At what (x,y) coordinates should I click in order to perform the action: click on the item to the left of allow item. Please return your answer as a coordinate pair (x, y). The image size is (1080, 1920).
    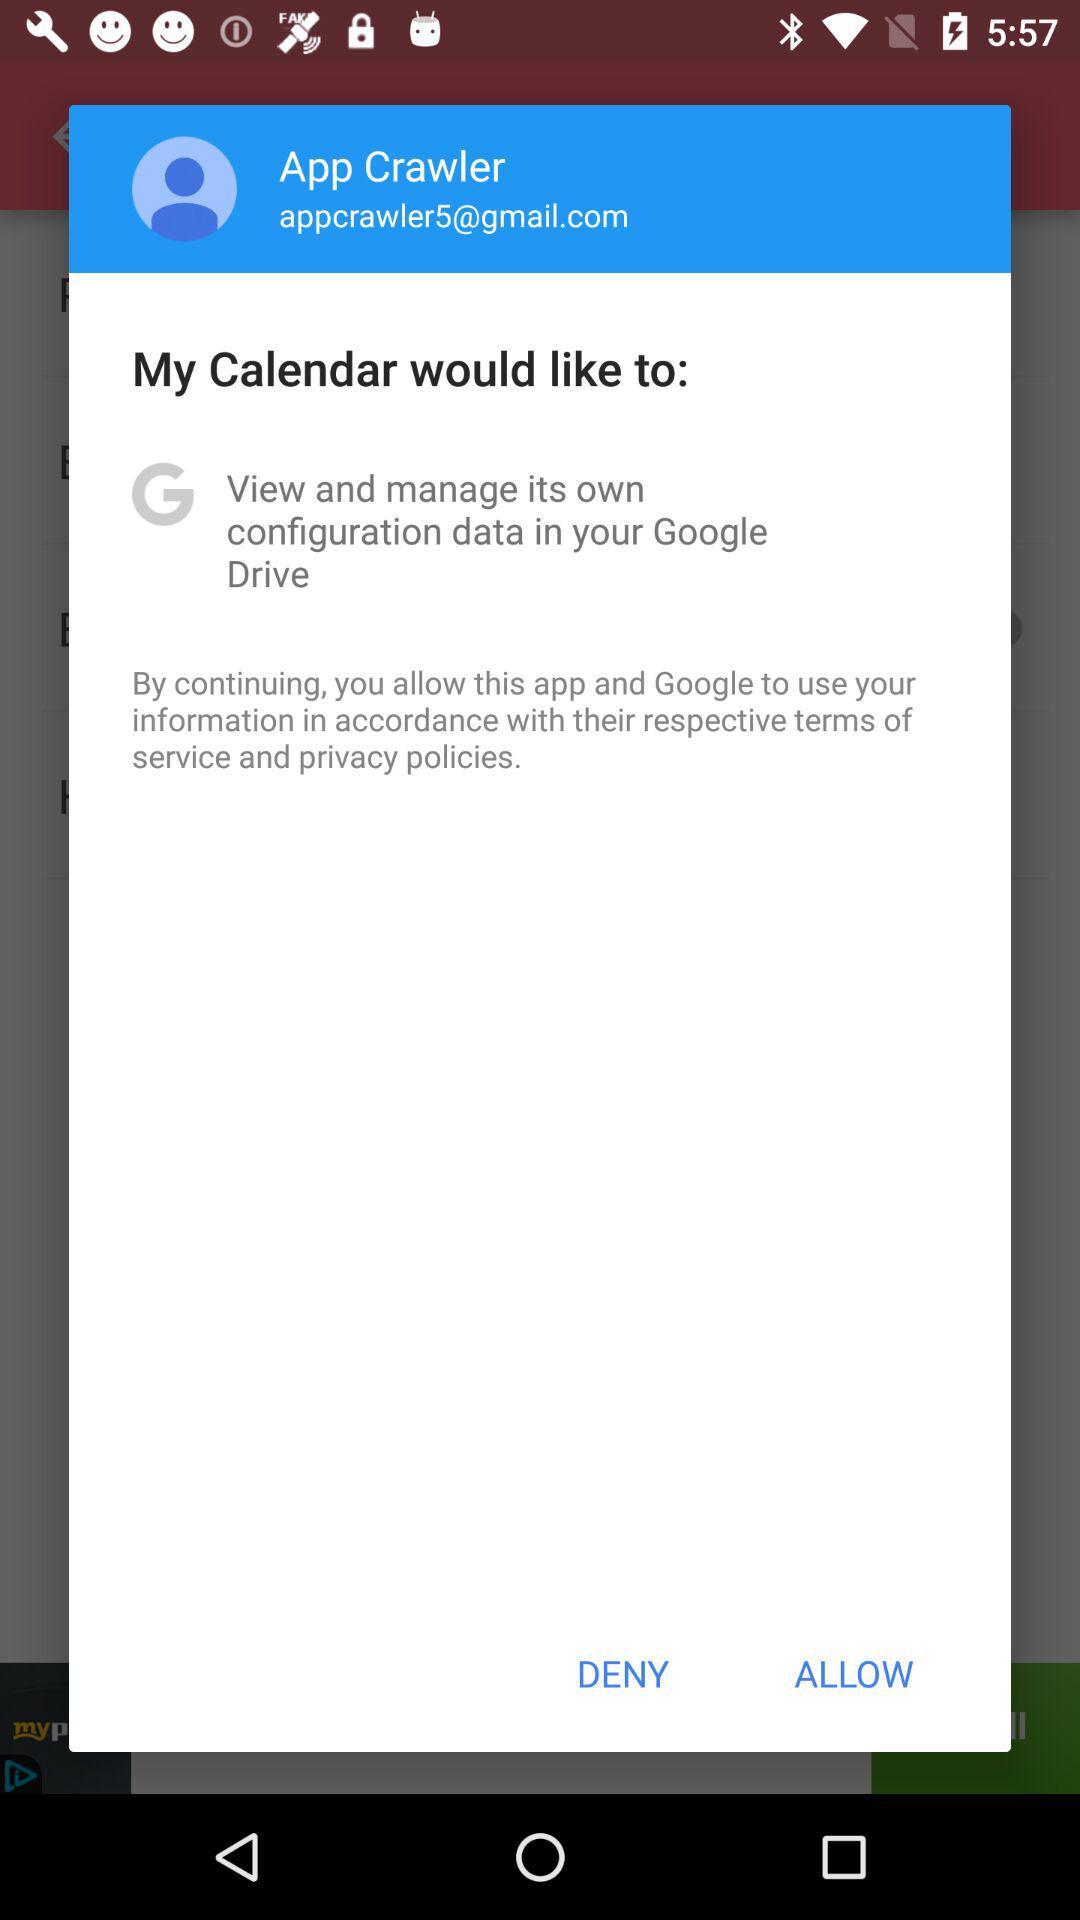
    Looking at the image, I should click on (621, 1673).